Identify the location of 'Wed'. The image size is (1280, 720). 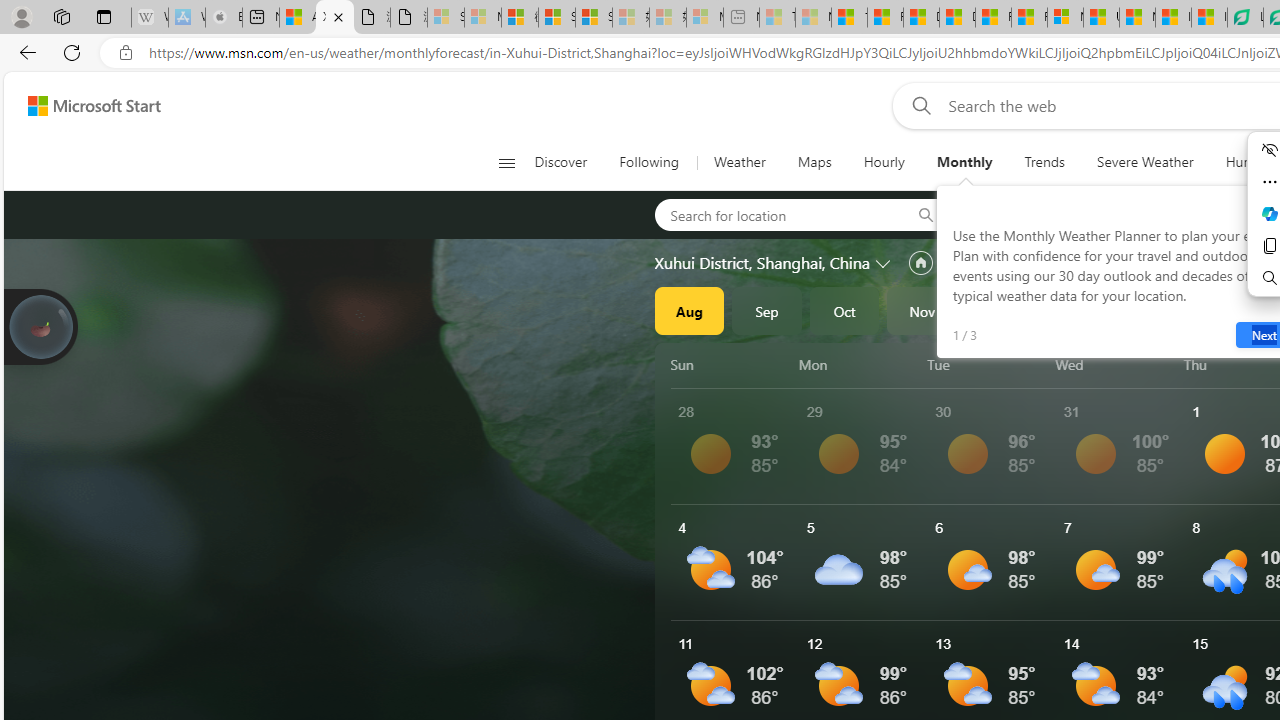
(1115, 364).